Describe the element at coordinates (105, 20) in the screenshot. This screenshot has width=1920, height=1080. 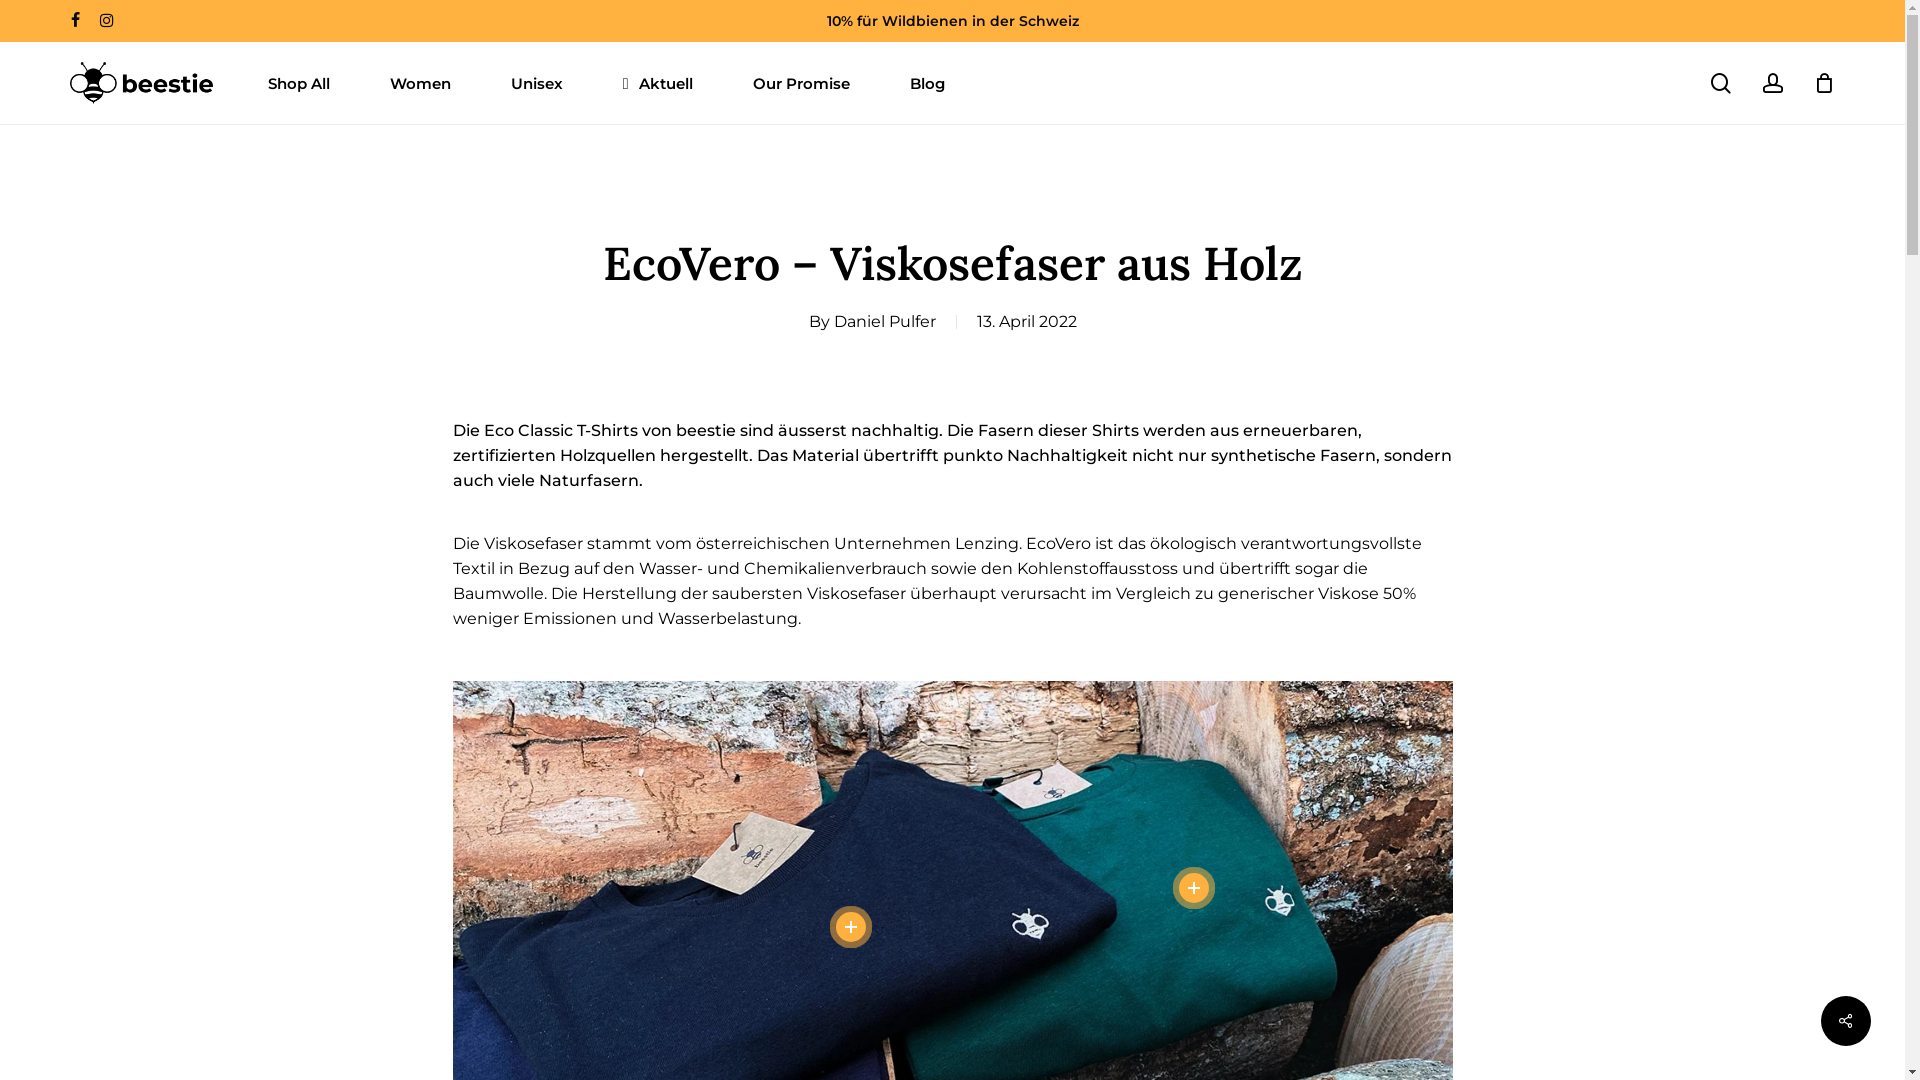
I see `'instagram'` at that location.